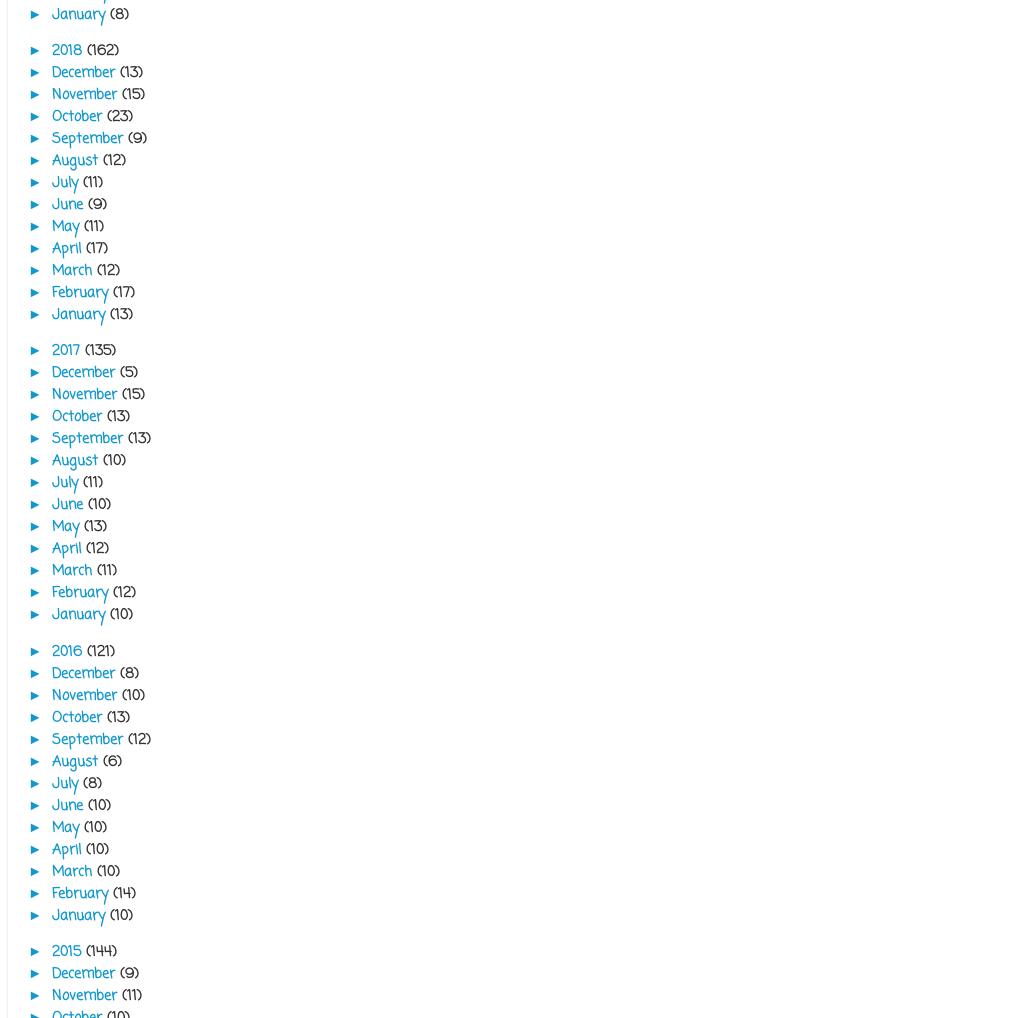 The height and width of the screenshot is (1018, 1028). What do you see at coordinates (99, 650) in the screenshot?
I see `'(121)'` at bounding box center [99, 650].